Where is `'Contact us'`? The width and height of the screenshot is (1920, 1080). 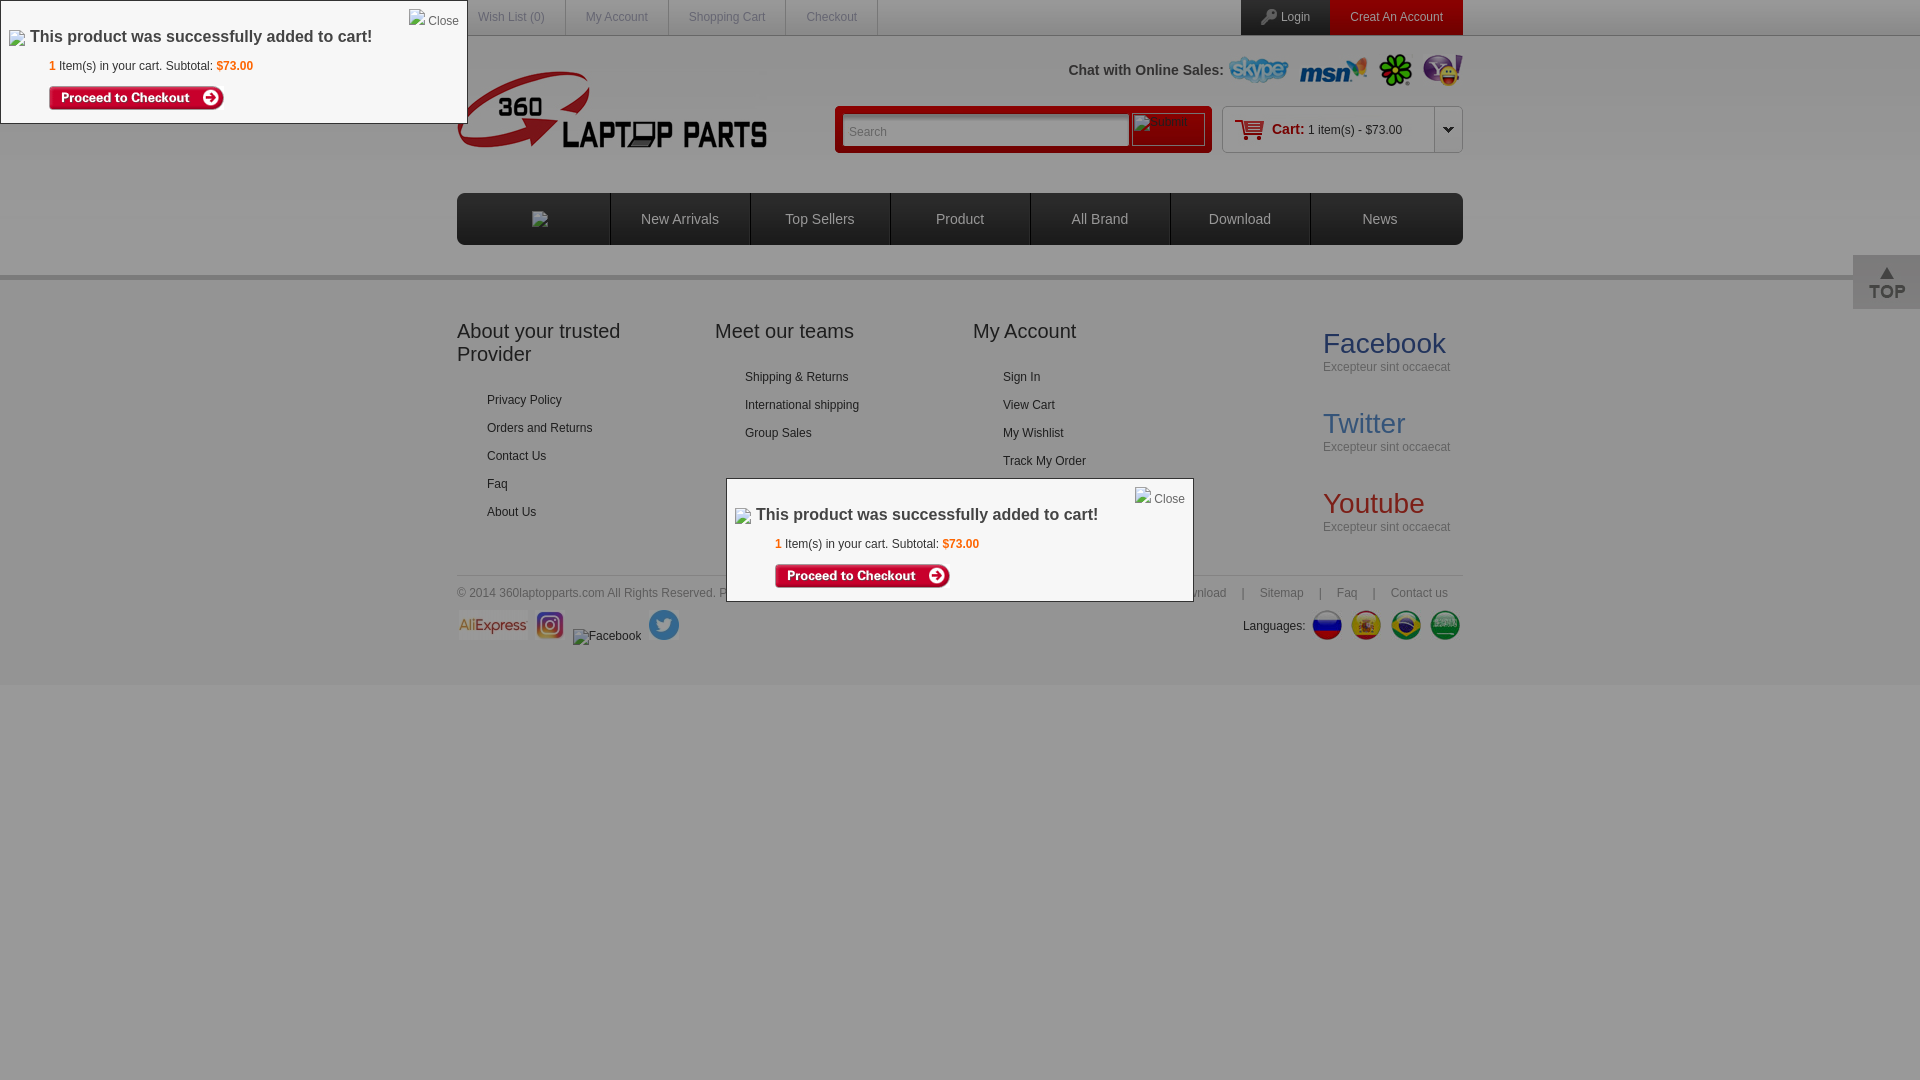 'Contact us' is located at coordinates (1418, 592).